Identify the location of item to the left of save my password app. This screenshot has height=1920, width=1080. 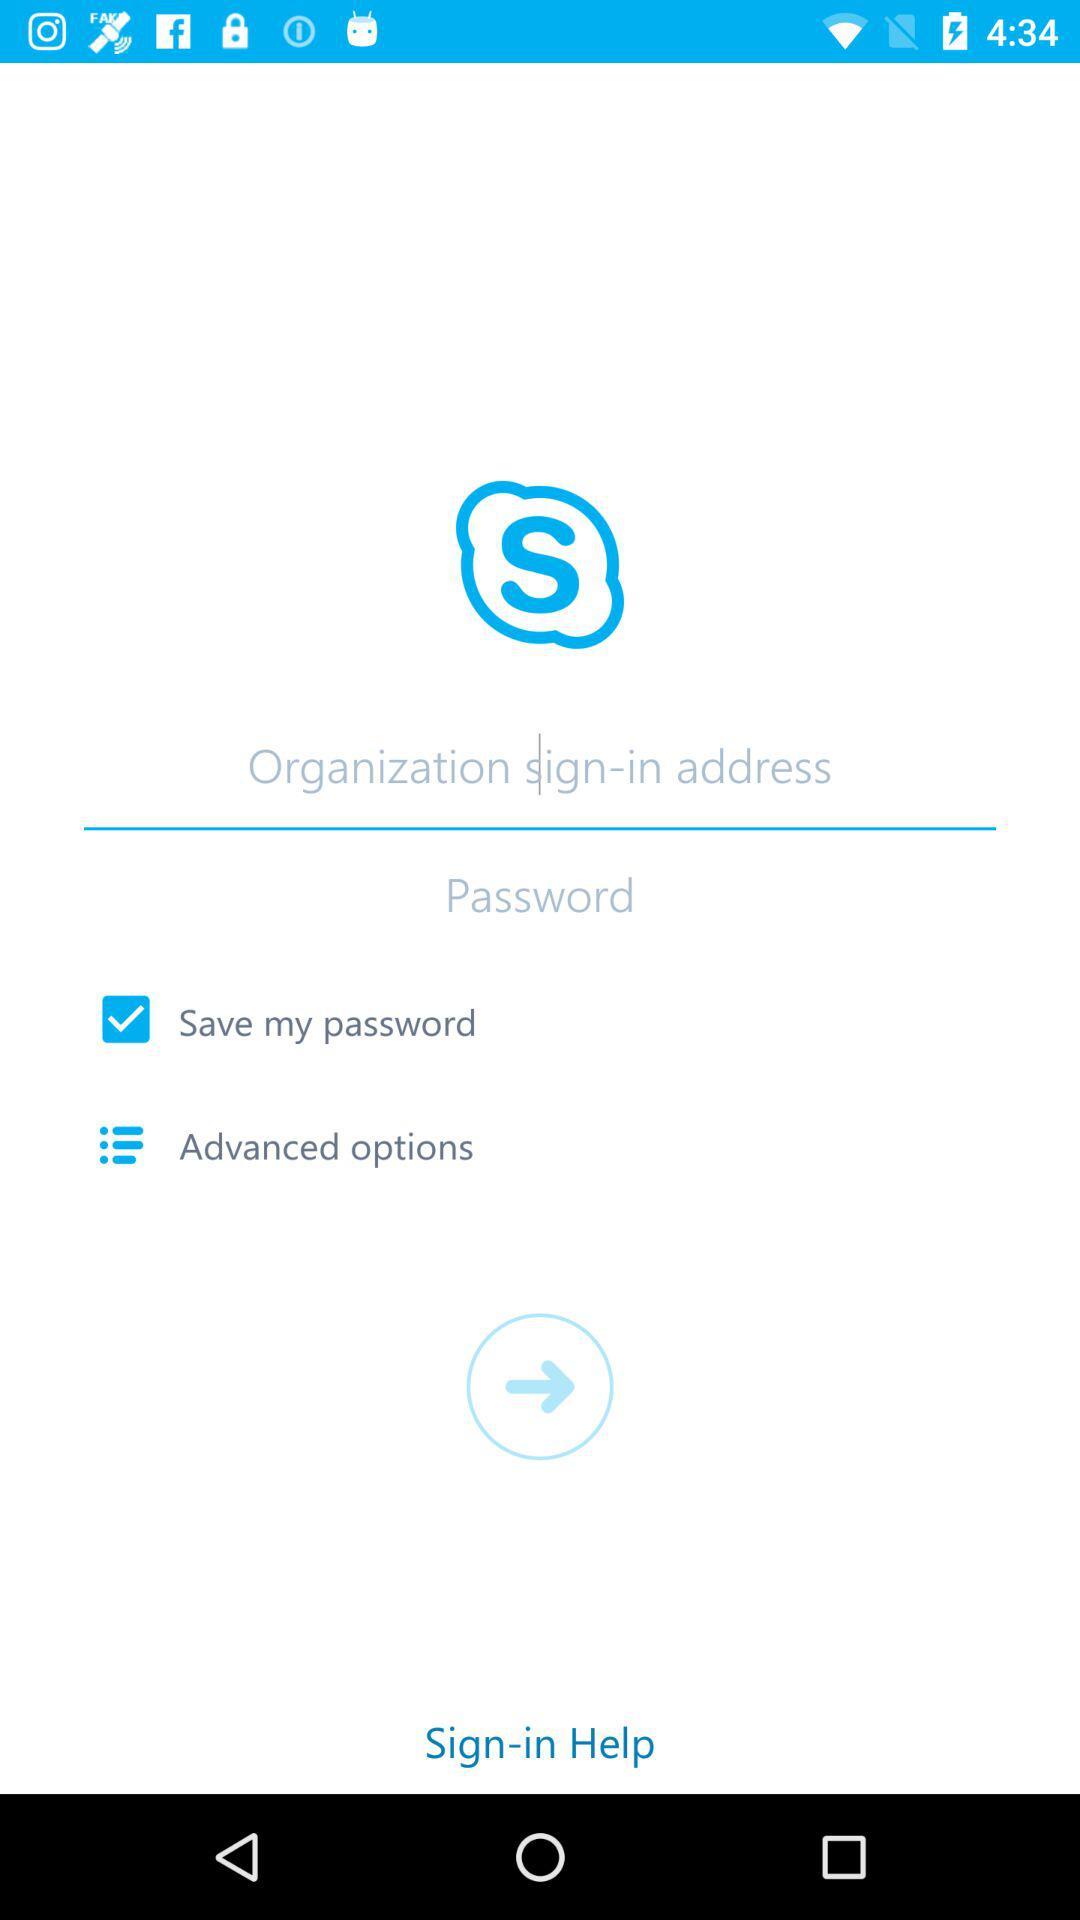
(126, 1019).